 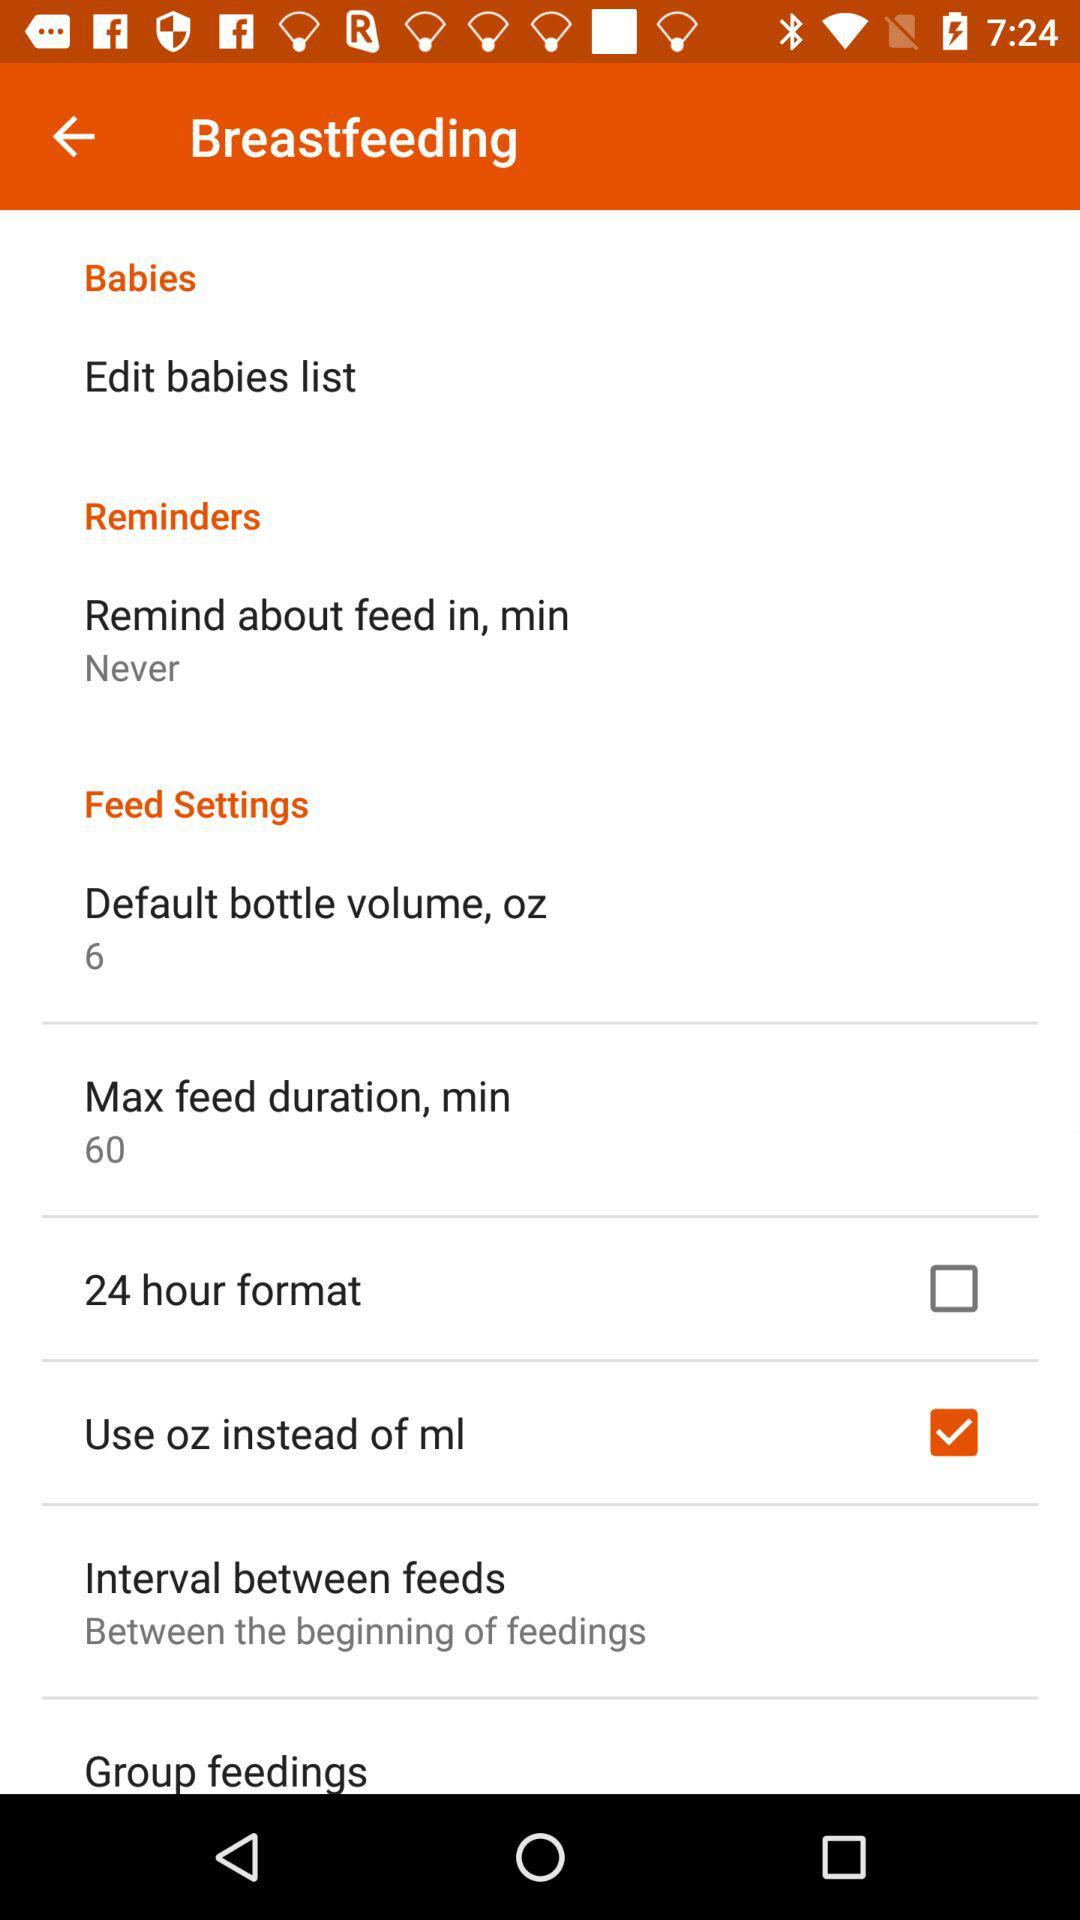 What do you see at coordinates (72, 135) in the screenshot?
I see `the icon above babies icon` at bounding box center [72, 135].